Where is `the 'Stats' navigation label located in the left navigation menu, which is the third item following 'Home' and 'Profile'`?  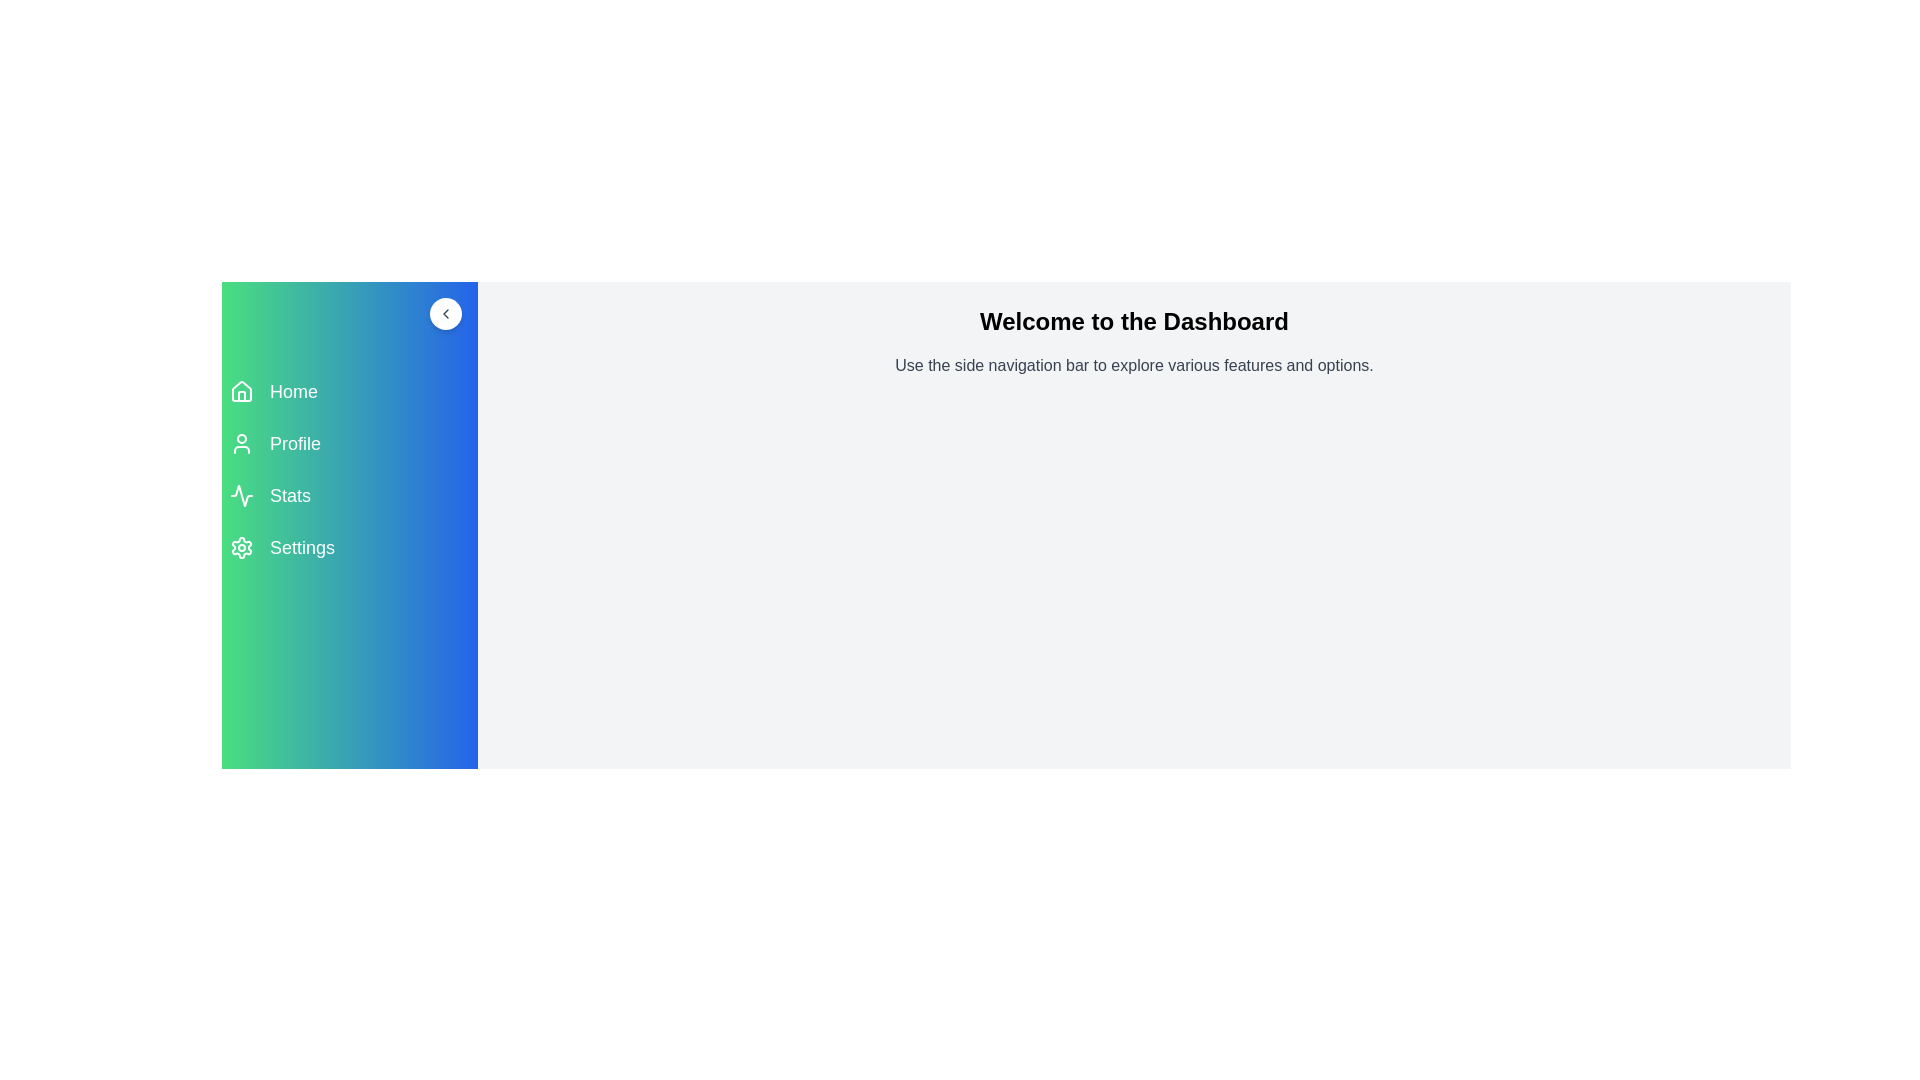 the 'Stats' navigation label located in the left navigation menu, which is the third item following 'Home' and 'Profile' is located at coordinates (289, 495).